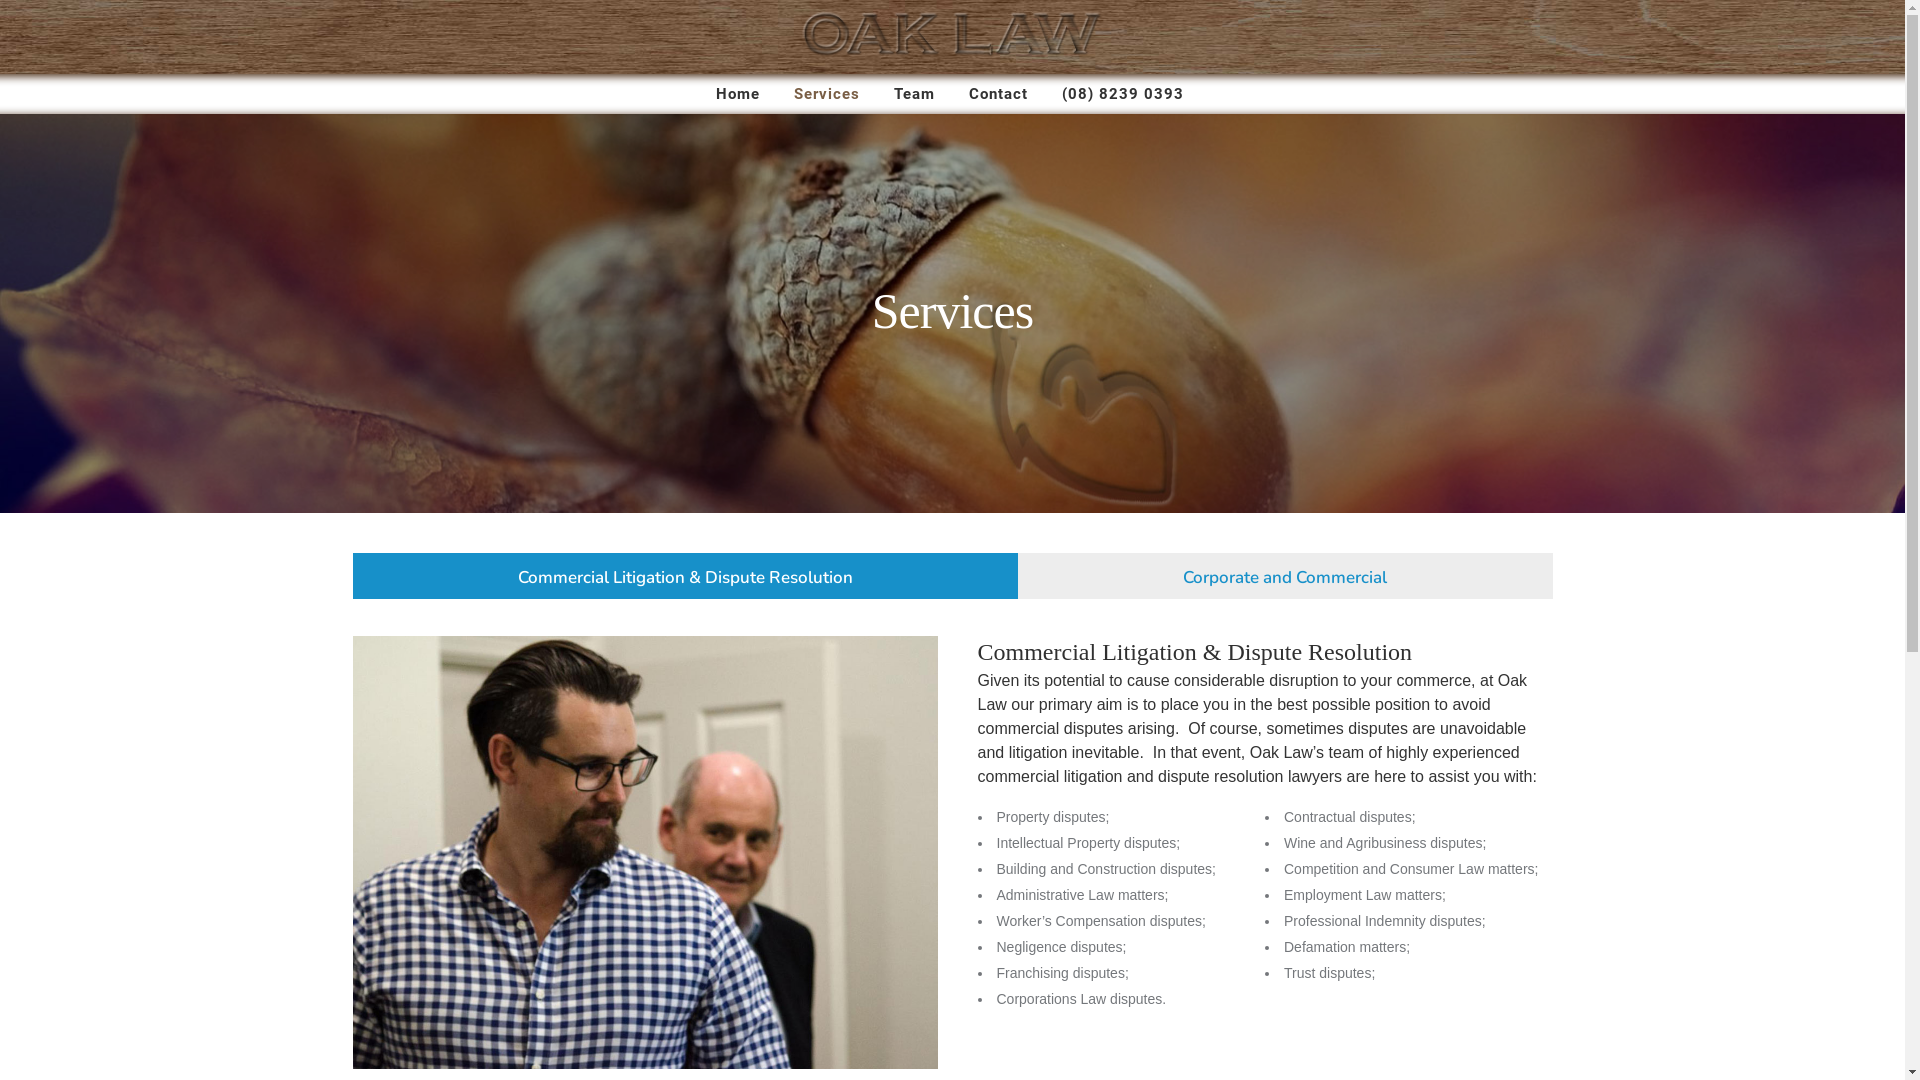  What do you see at coordinates (826, 93) in the screenshot?
I see `'Services'` at bounding box center [826, 93].